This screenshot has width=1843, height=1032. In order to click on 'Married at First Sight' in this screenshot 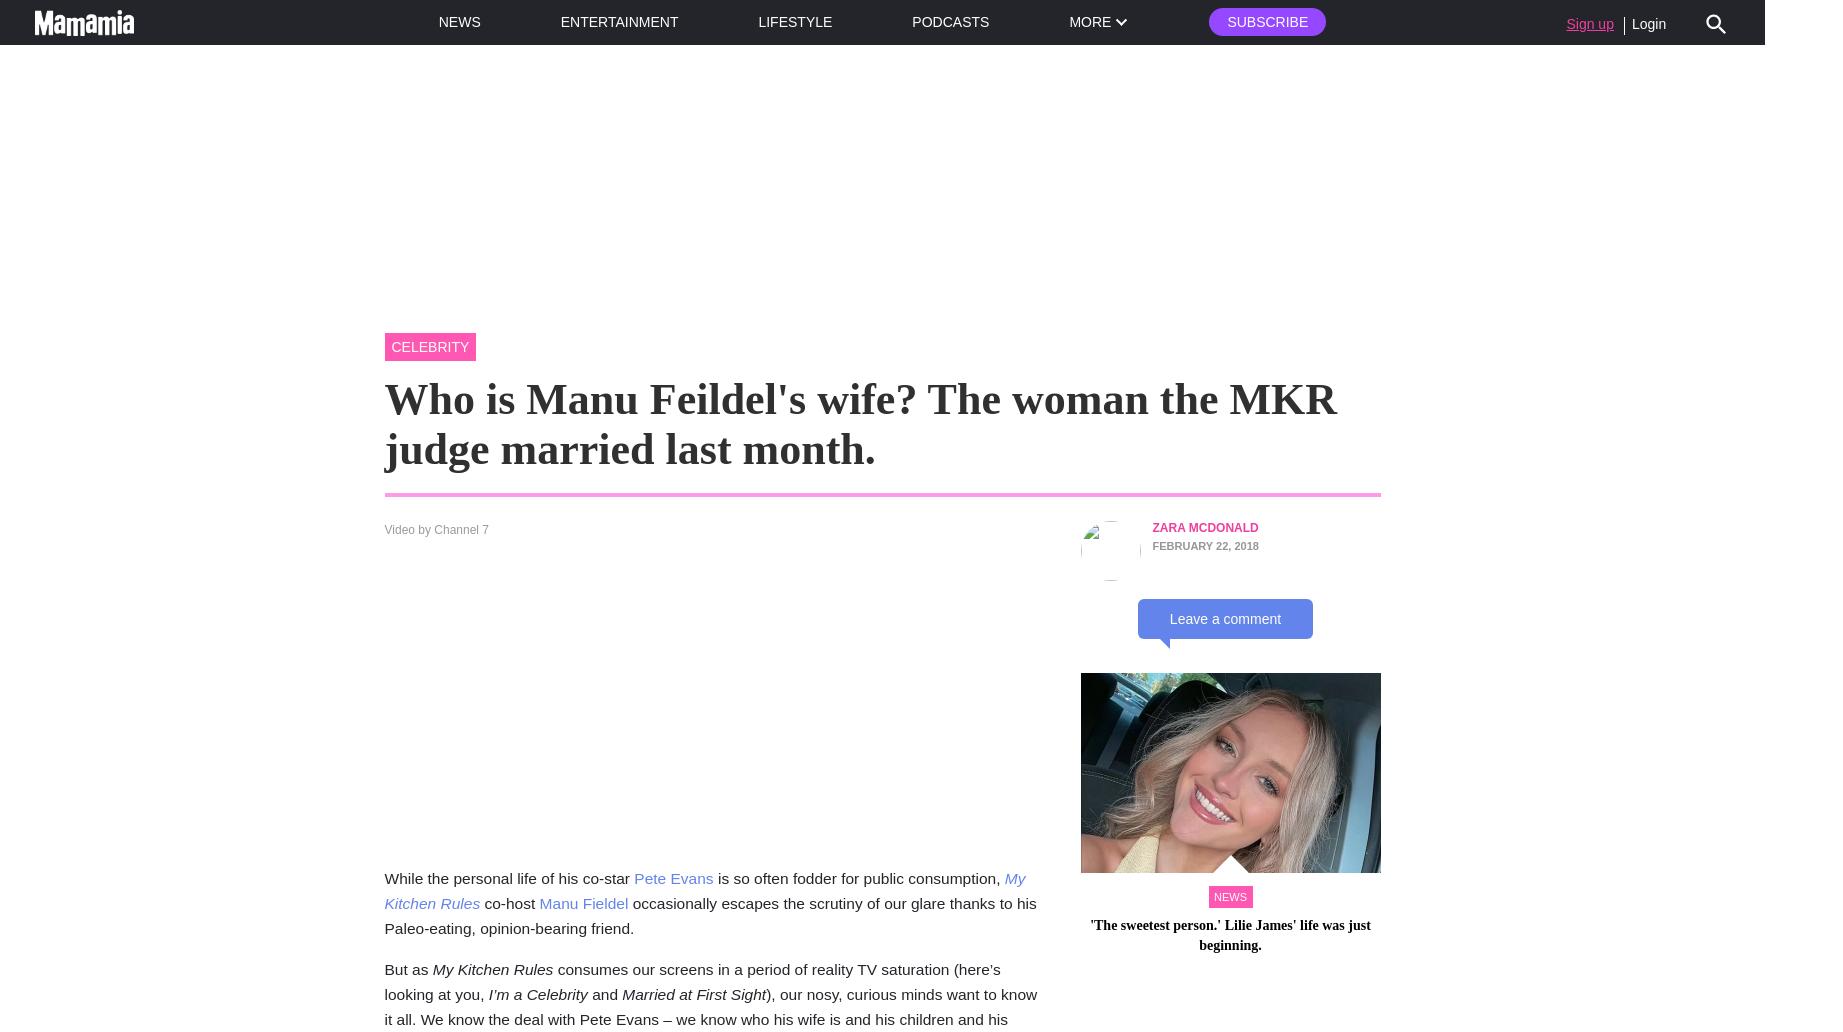, I will do `click(693, 992)`.